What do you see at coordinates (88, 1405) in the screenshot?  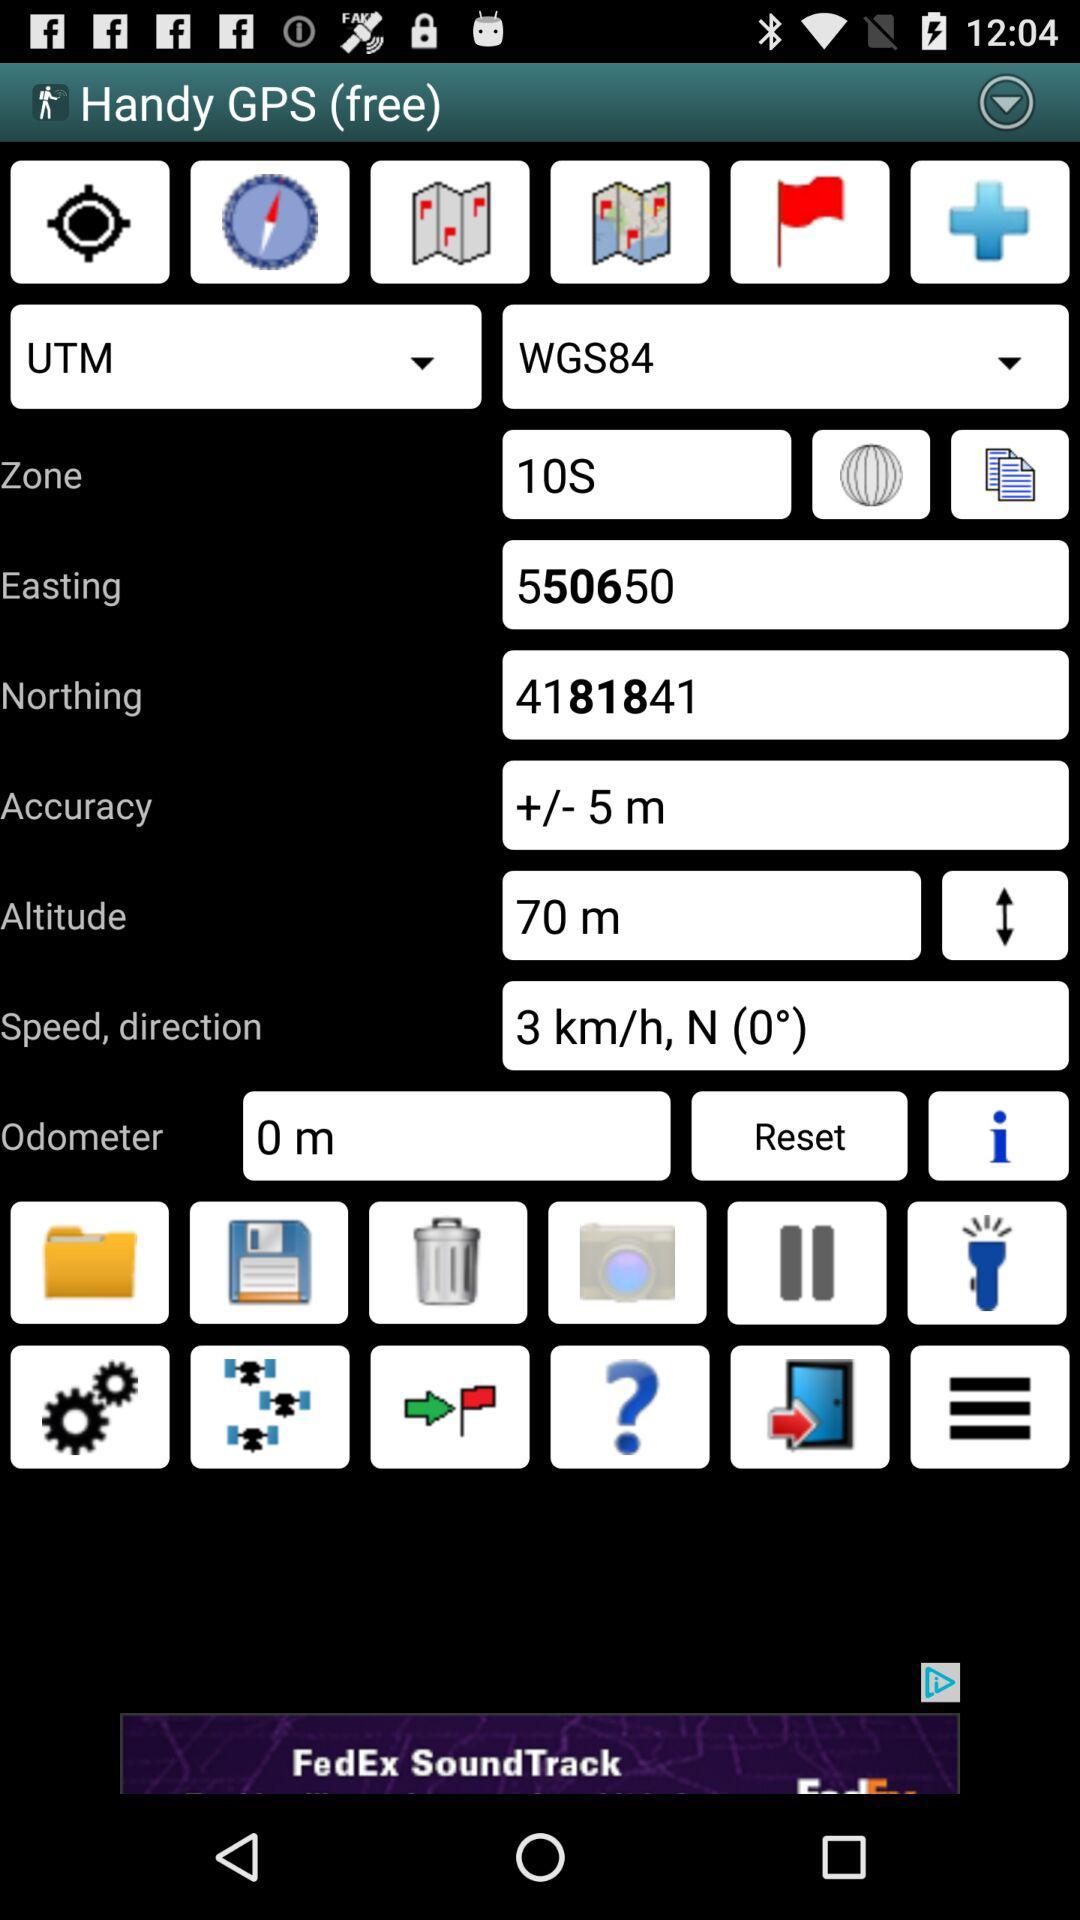 I see `options` at bounding box center [88, 1405].